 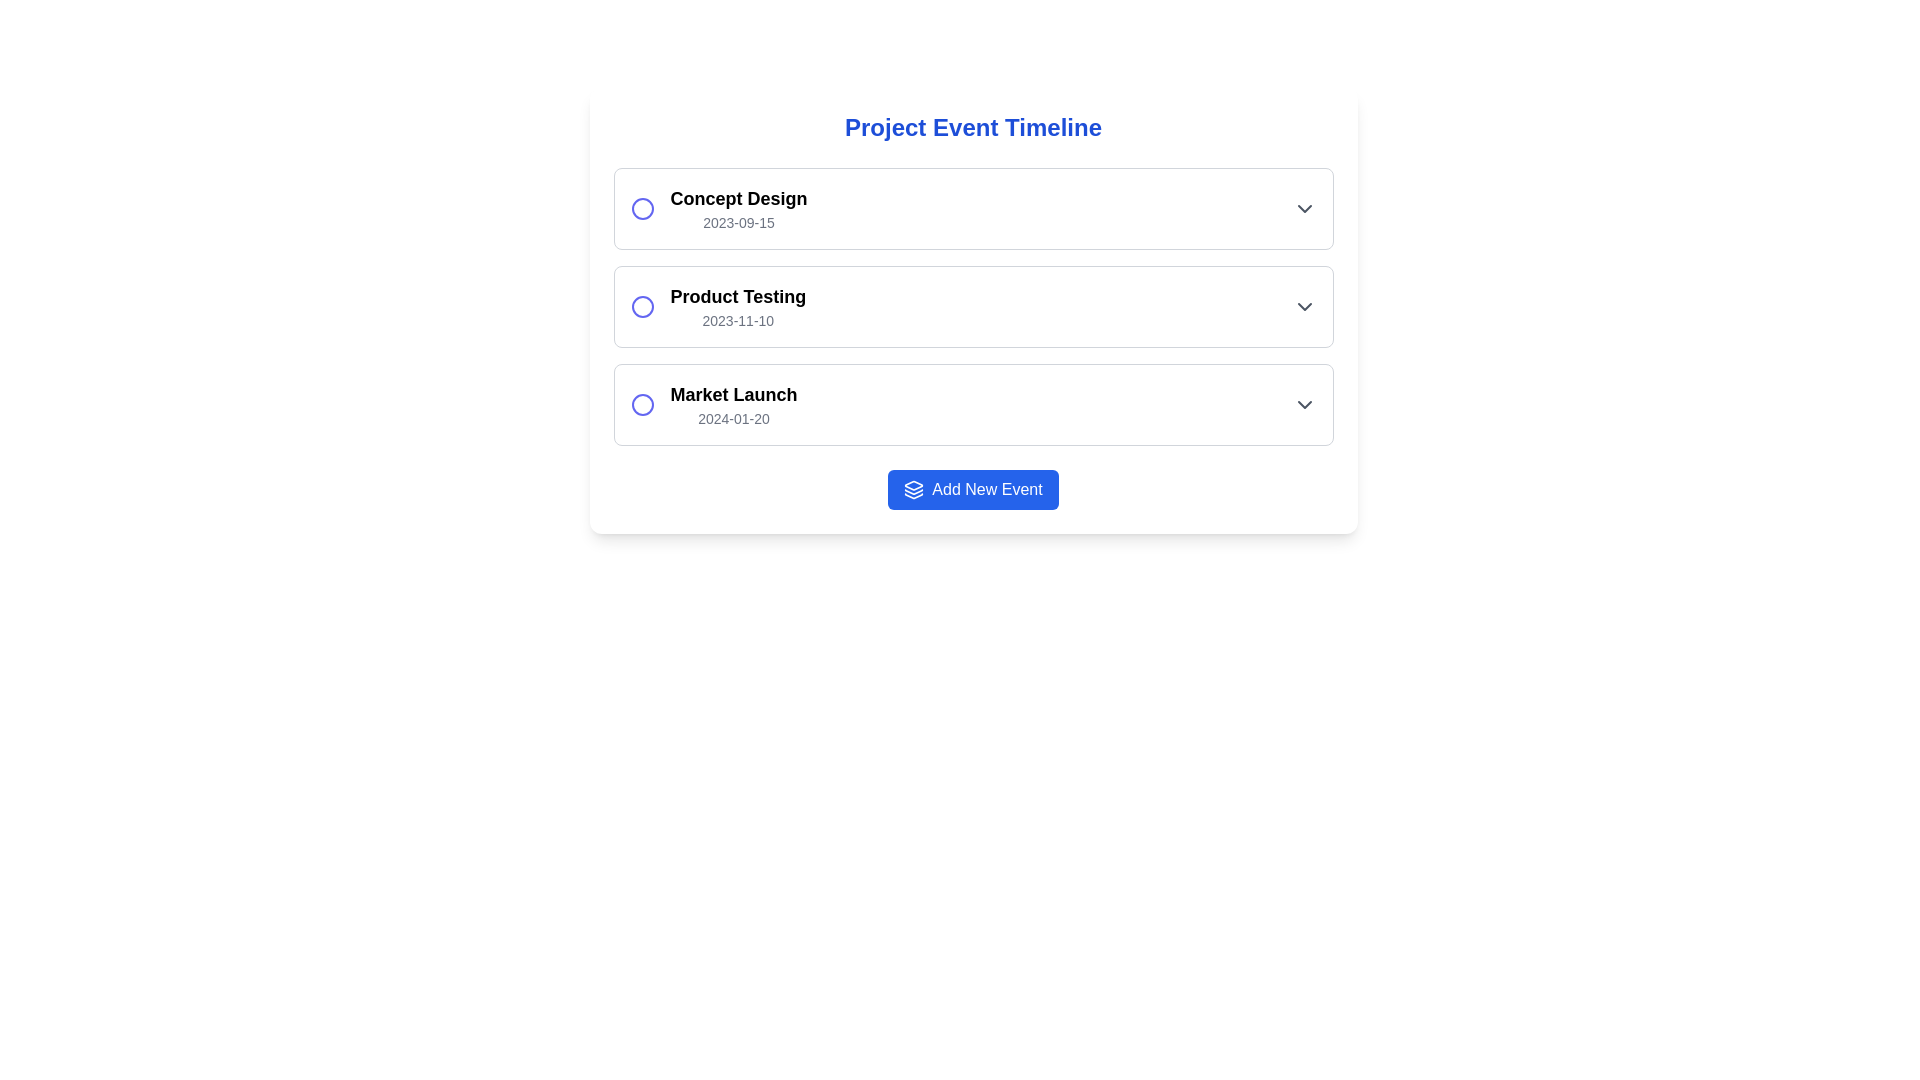 What do you see at coordinates (973, 127) in the screenshot?
I see `the bold, centered text label reading 'Project Event Timeline', which is styled in a large font size and blue color, located at the top of a white panel` at bounding box center [973, 127].